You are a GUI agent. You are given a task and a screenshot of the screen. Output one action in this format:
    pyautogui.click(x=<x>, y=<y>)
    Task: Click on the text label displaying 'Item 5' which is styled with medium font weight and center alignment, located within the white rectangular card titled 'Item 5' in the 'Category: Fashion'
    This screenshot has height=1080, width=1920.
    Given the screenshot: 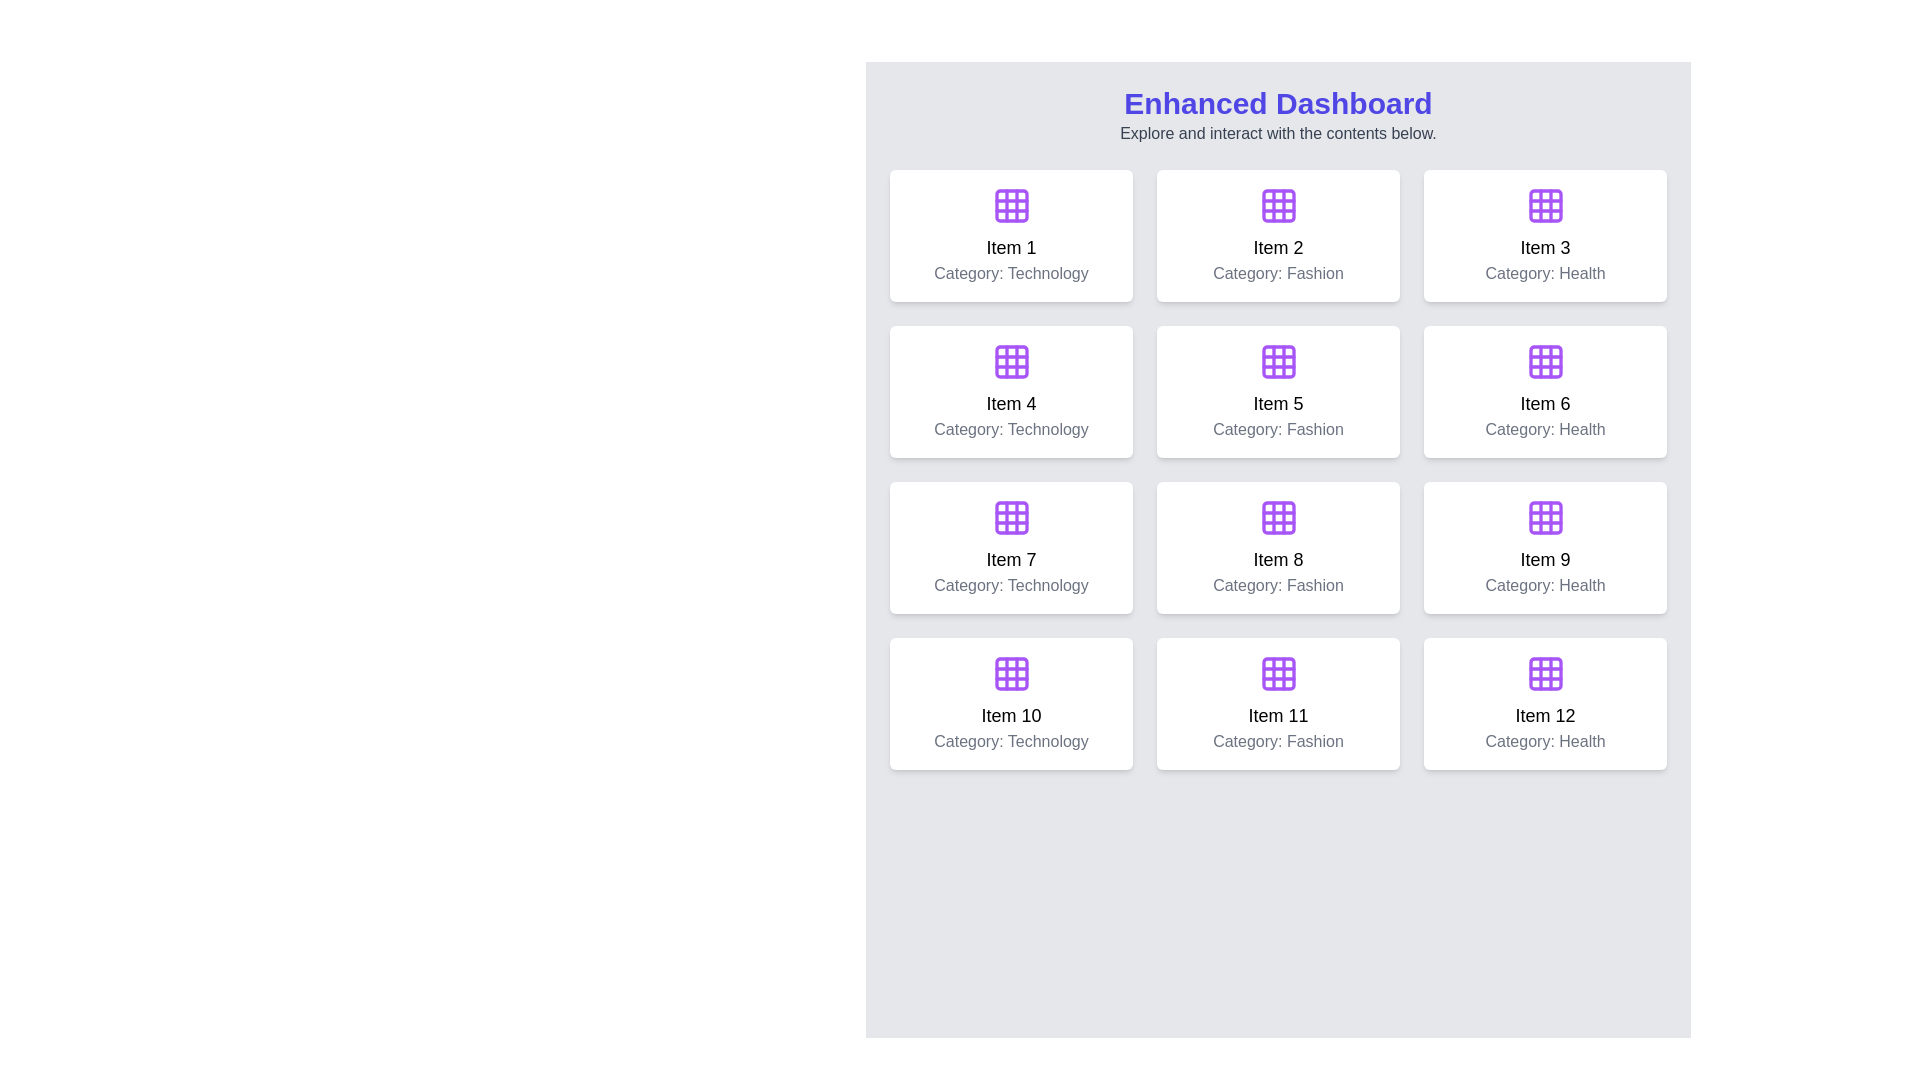 What is the action you would take?
    pyautogui.click(x=1277, y=404)
    